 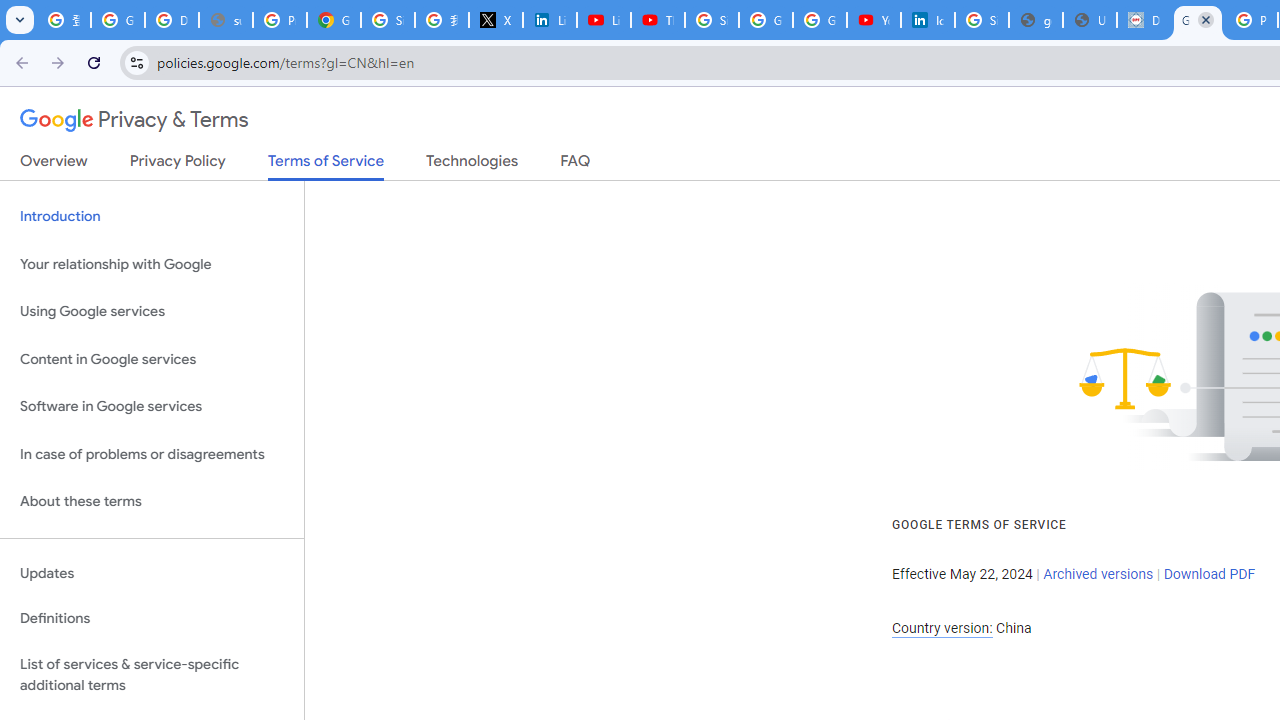 What do you see at coordinates (151, 263) in the screenshot?
I see `'Your relationship with Google'` at bounding box center [151, 263].